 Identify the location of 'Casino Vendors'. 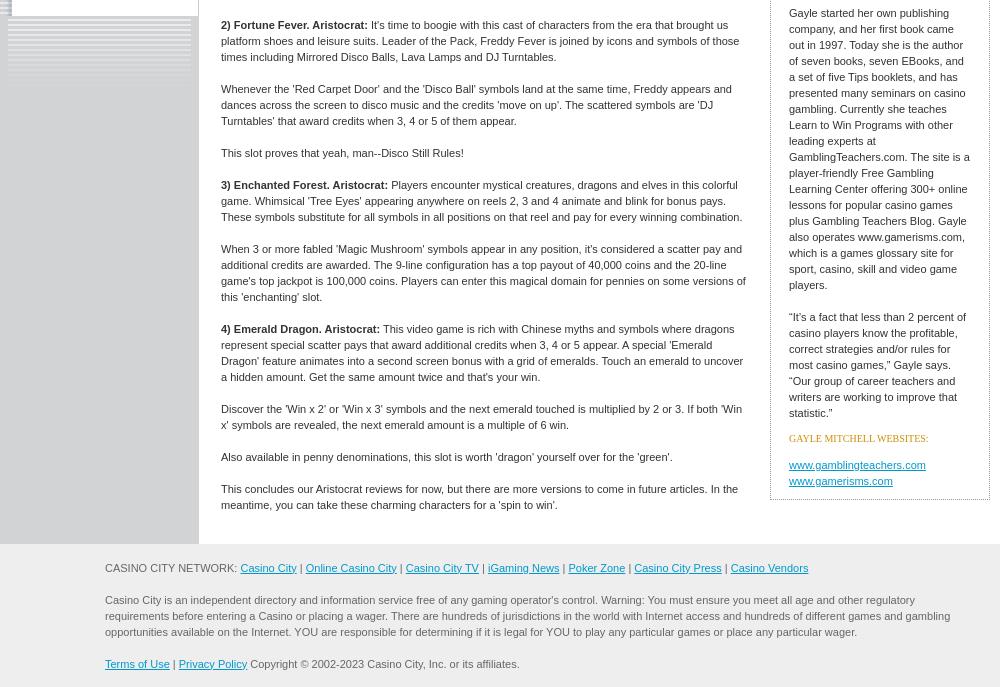
(769, 565).